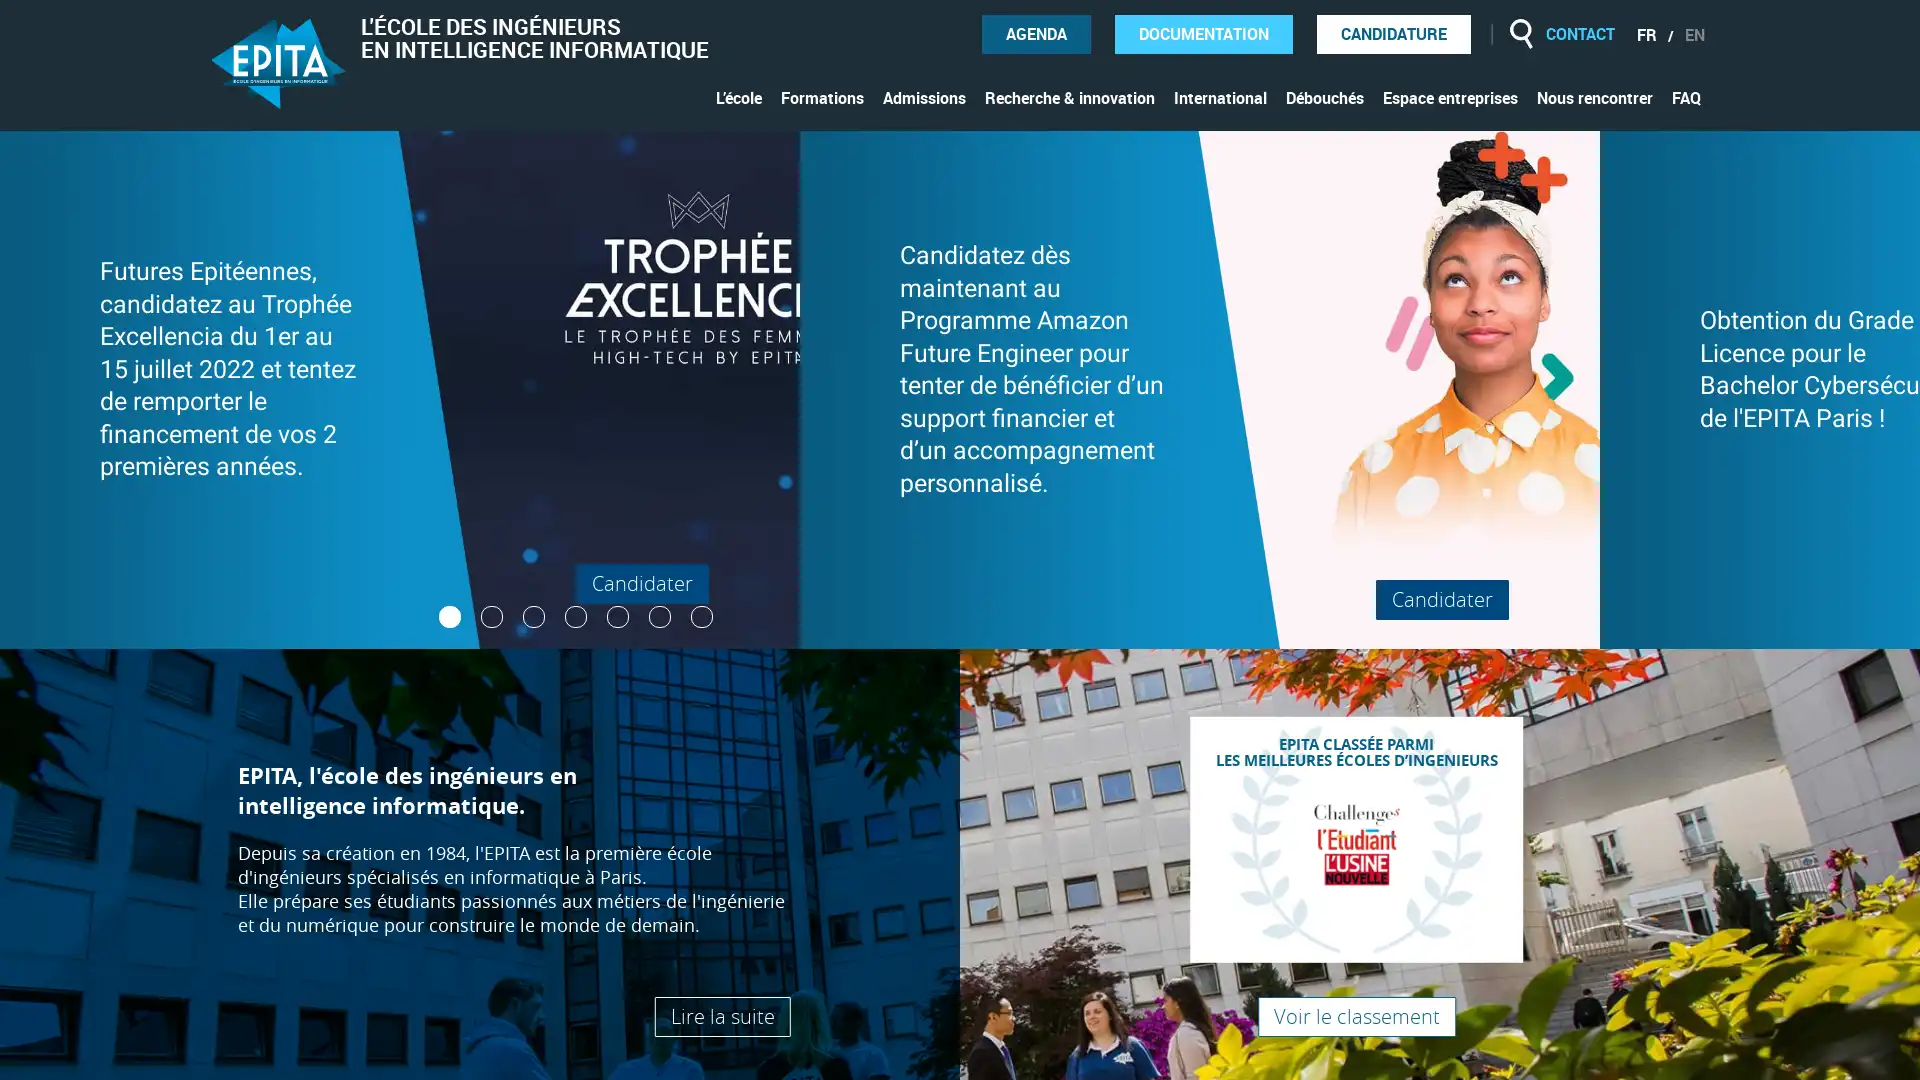 Image resolution: width=1920 pixels, height=1080 pixels. I want to click on 6, so click(660, 612).